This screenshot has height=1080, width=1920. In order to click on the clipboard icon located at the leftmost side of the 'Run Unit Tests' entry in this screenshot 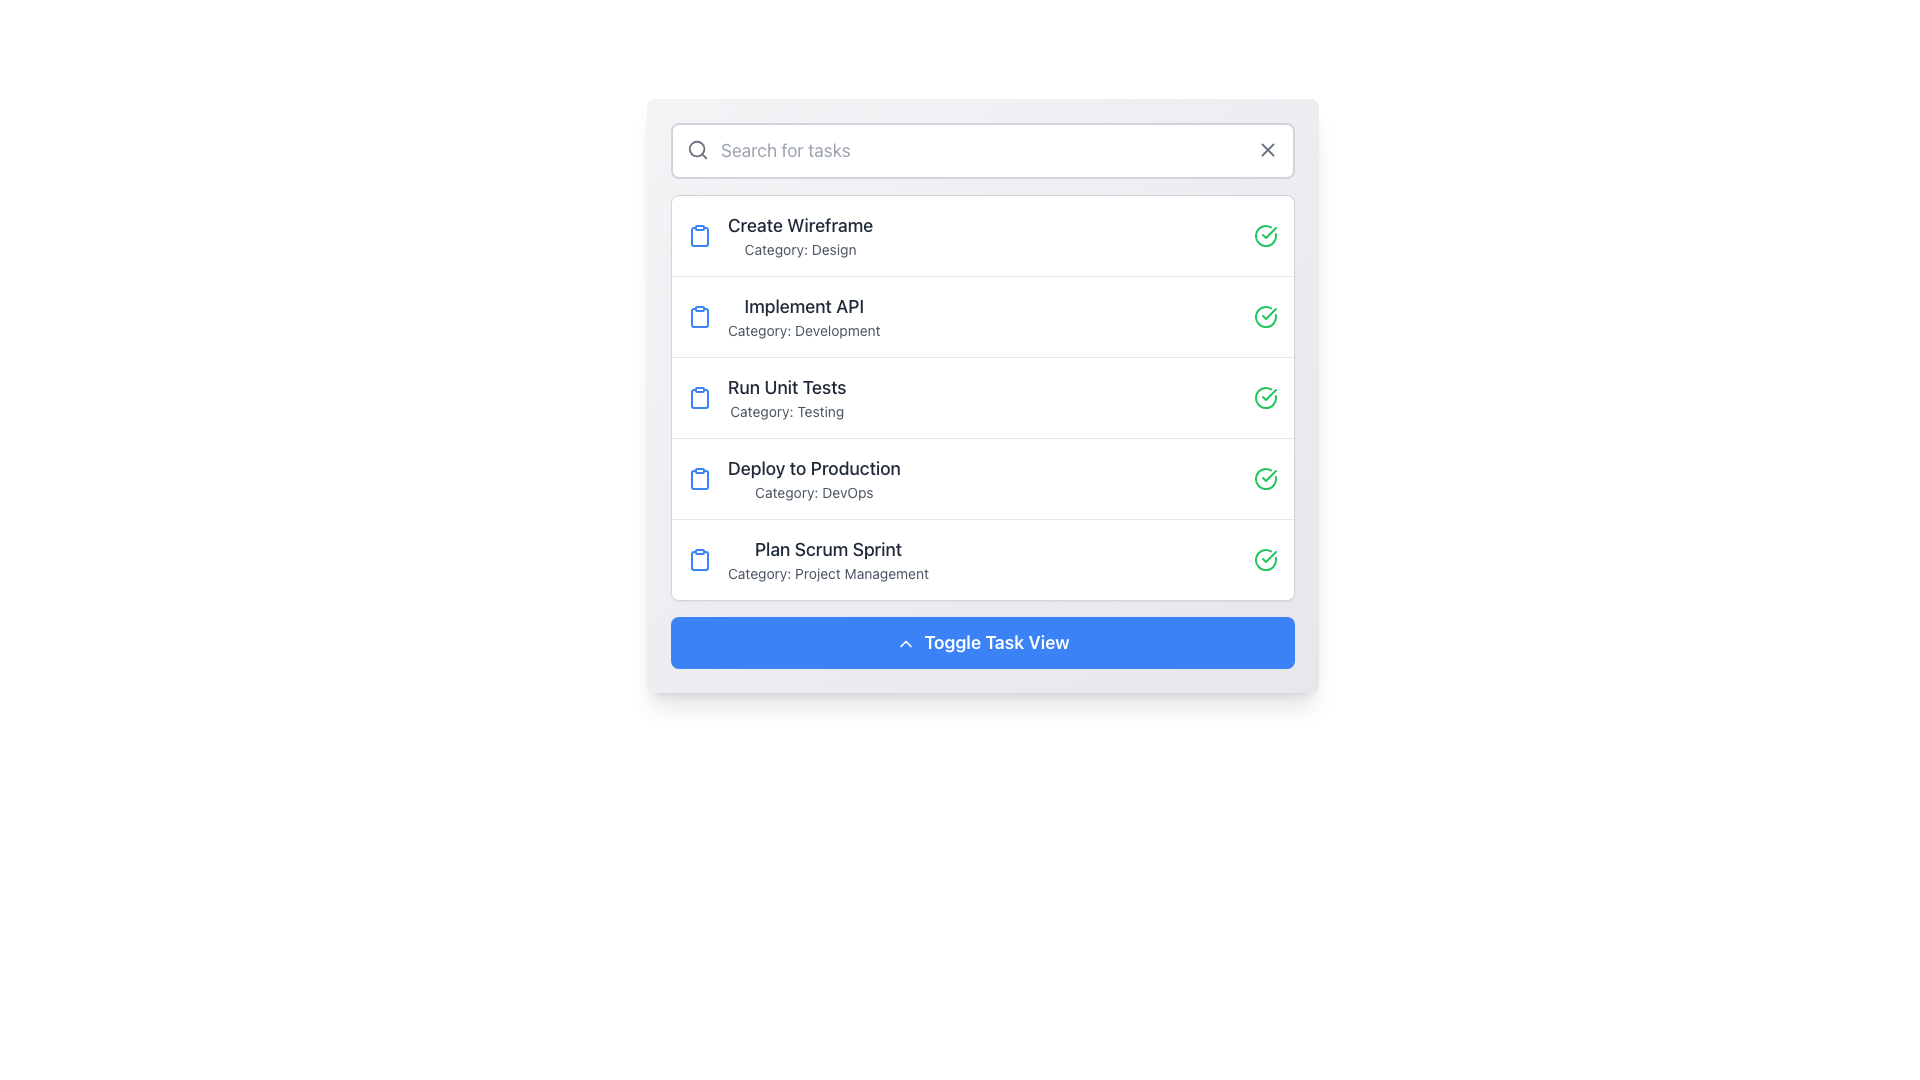, I will do `click(700, 397)`.